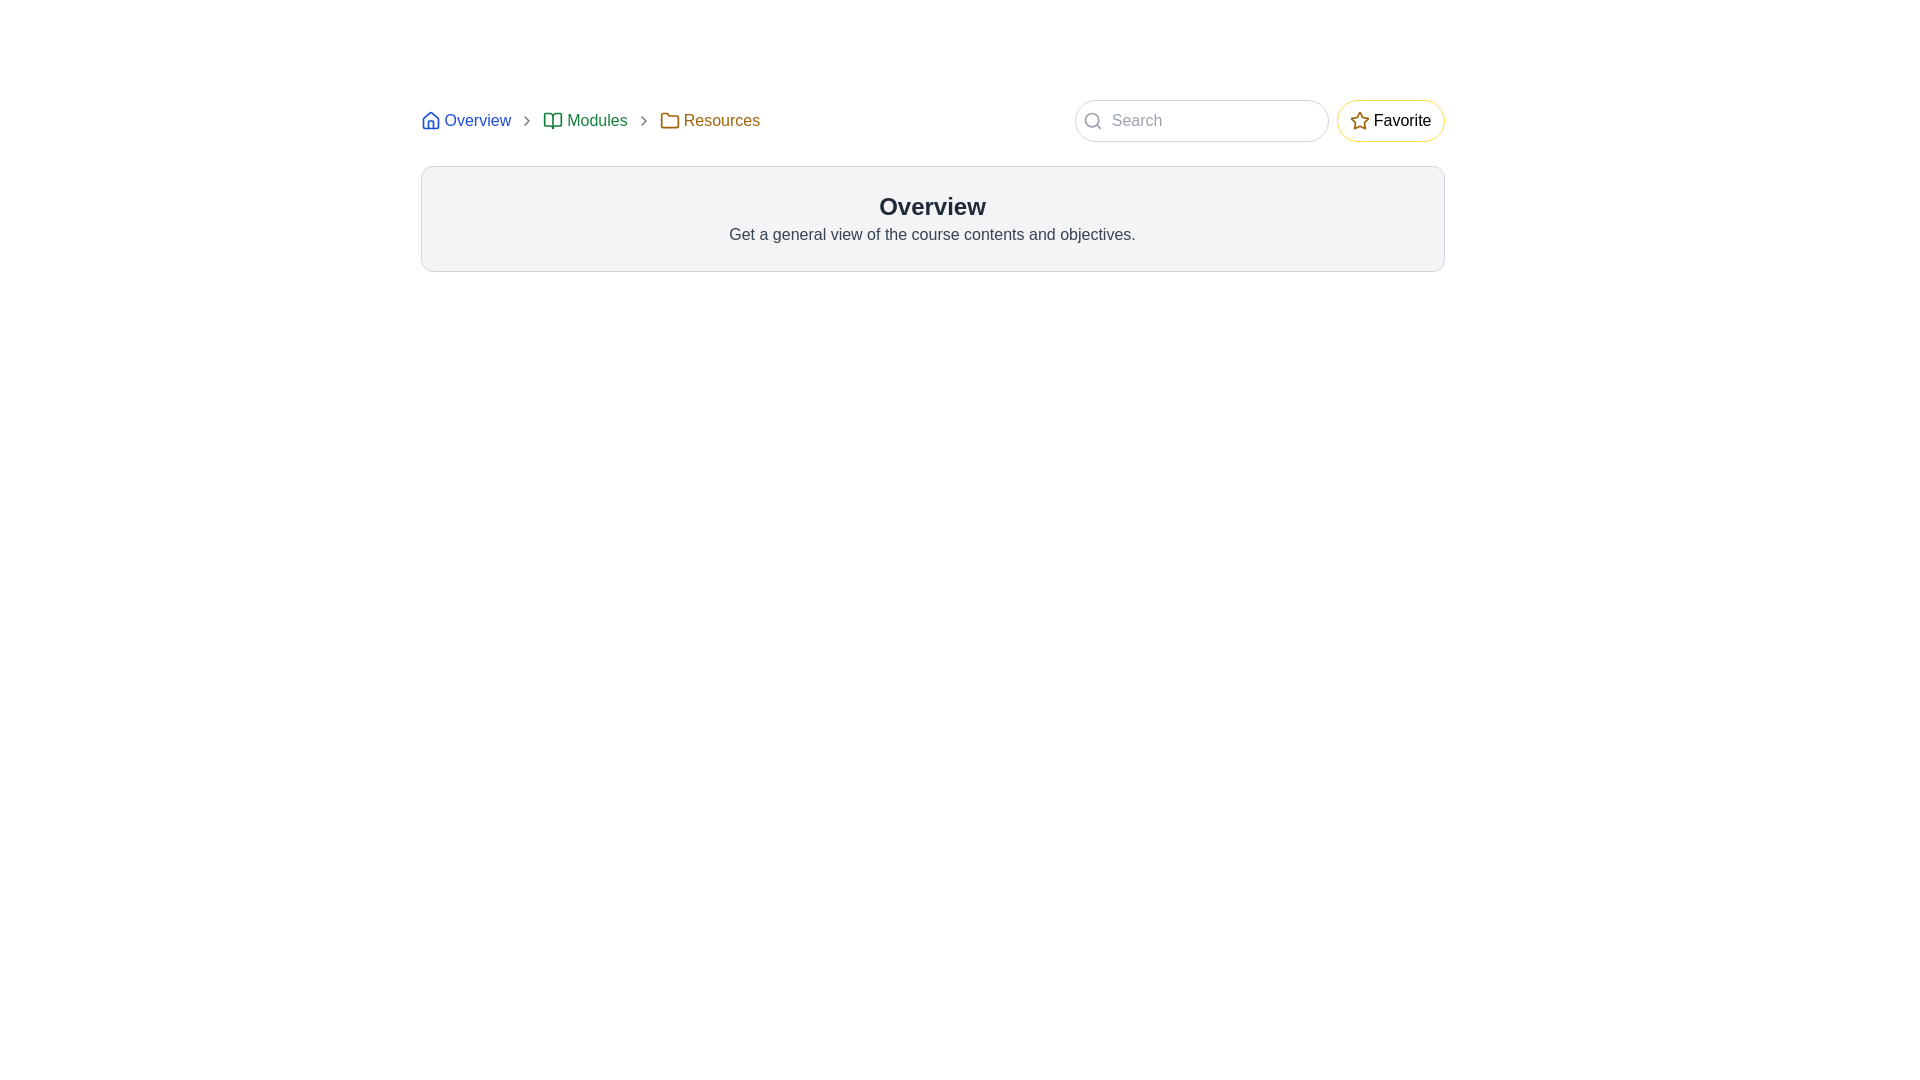  I want to click on the 'Overview' text label, which is bold and prominently displayed in dark gray, so click(931, 207).